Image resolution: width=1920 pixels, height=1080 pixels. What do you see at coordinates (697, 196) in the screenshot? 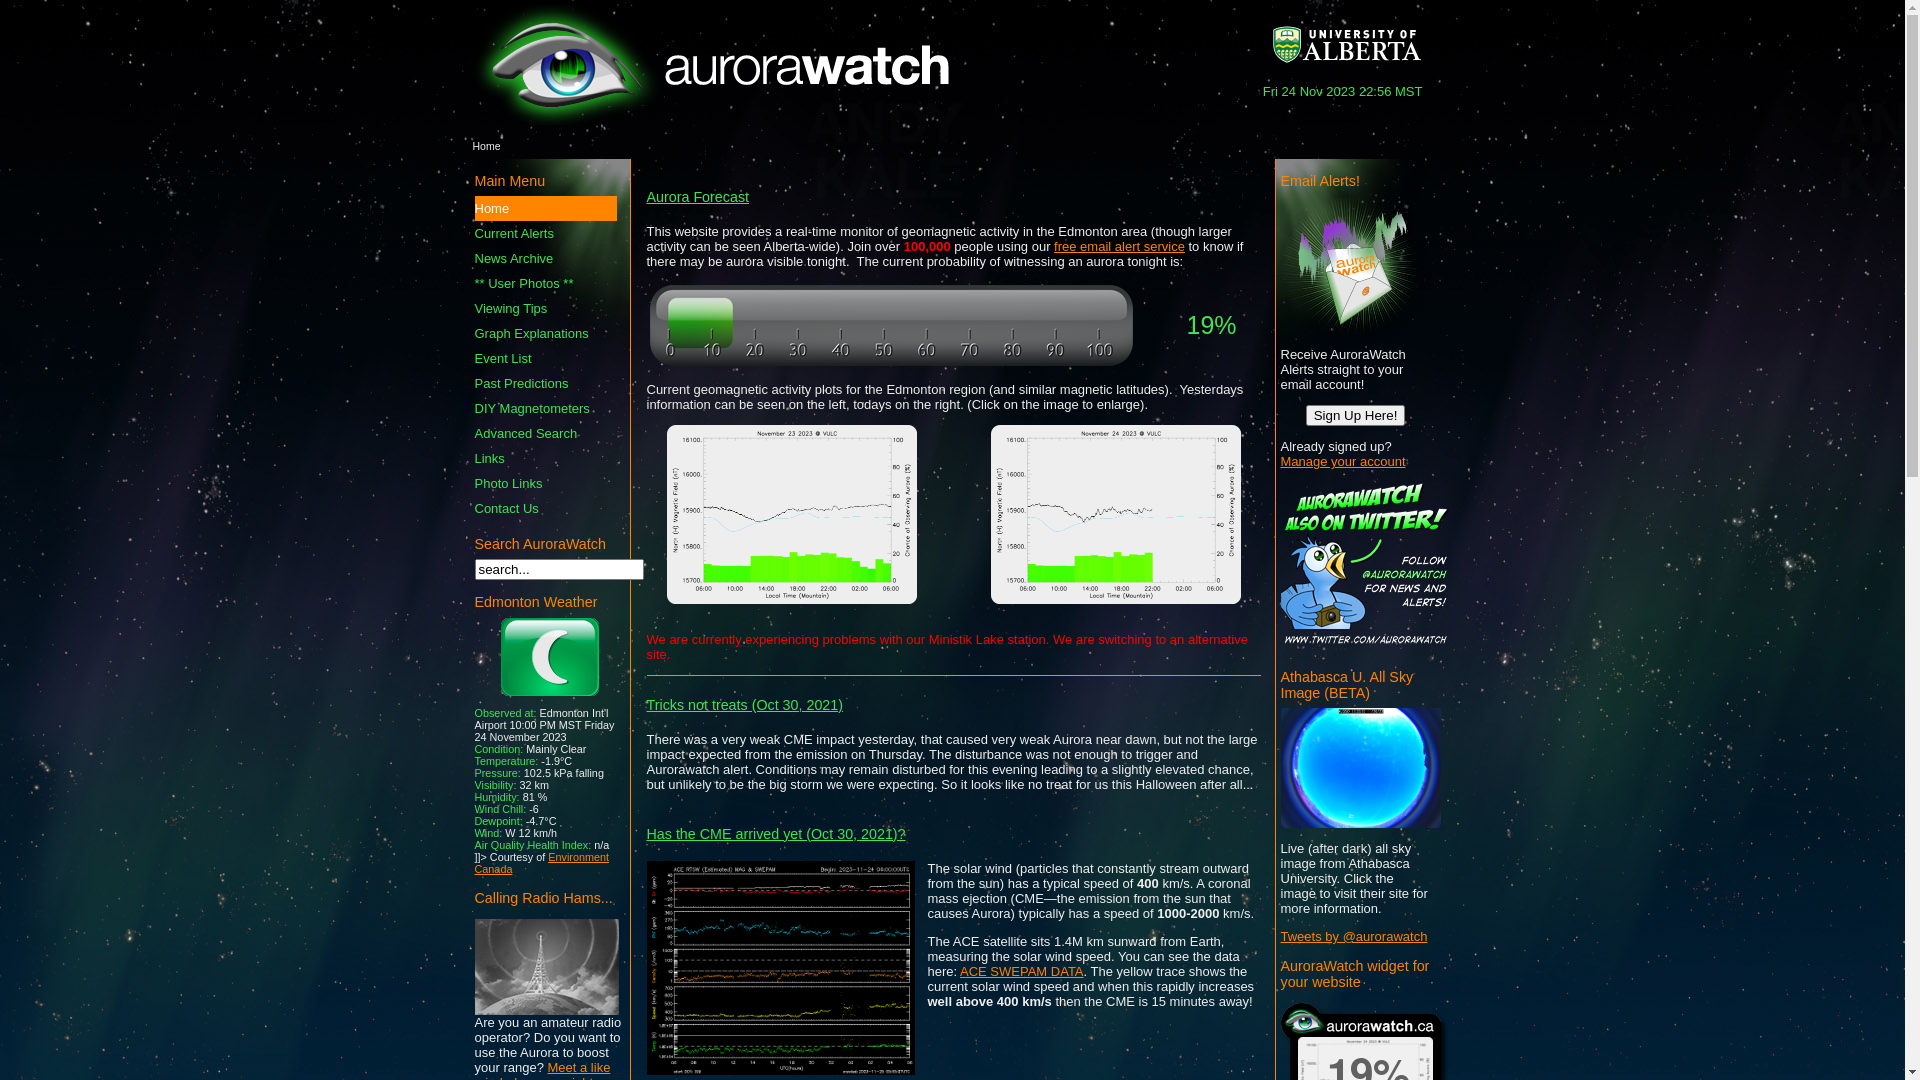
I see `'Aurora Forecast'` at bounding box center [697, 196].